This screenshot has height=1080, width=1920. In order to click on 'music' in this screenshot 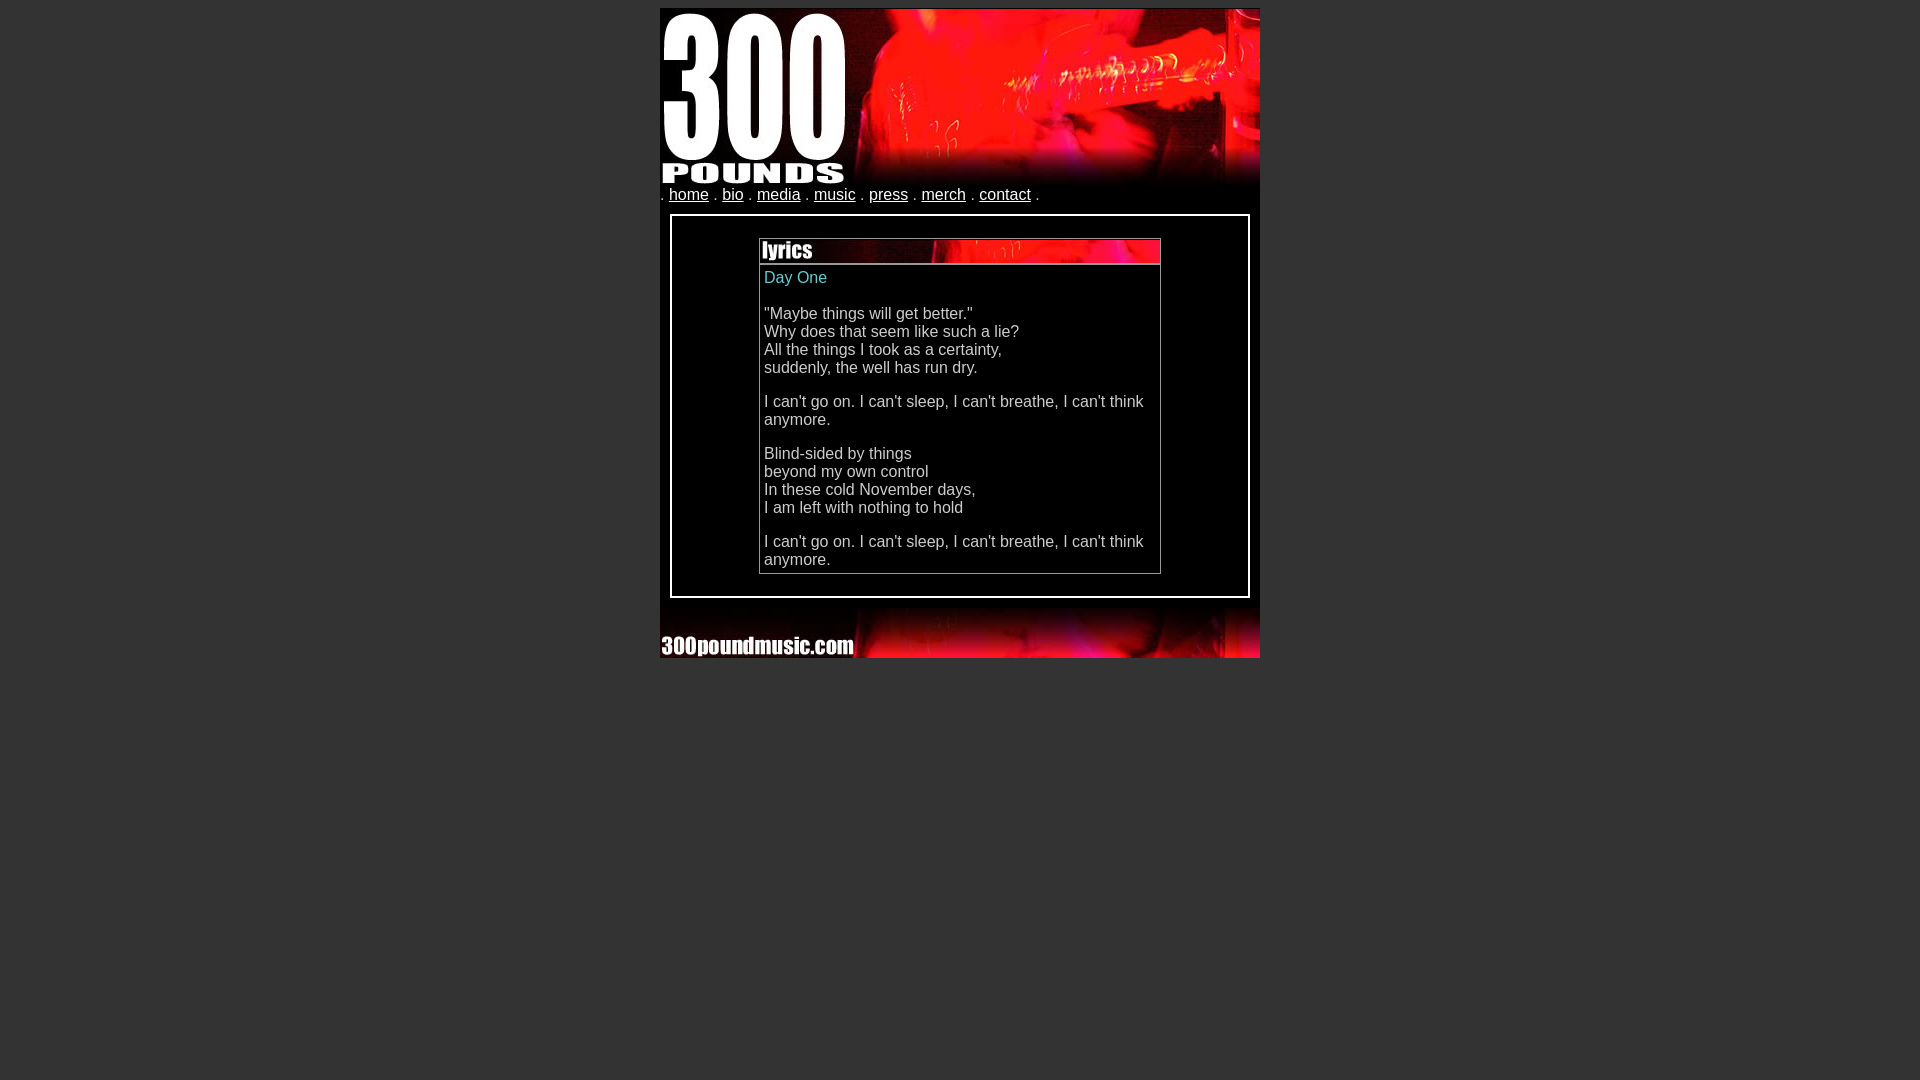, I will do `click(814, 194)`.